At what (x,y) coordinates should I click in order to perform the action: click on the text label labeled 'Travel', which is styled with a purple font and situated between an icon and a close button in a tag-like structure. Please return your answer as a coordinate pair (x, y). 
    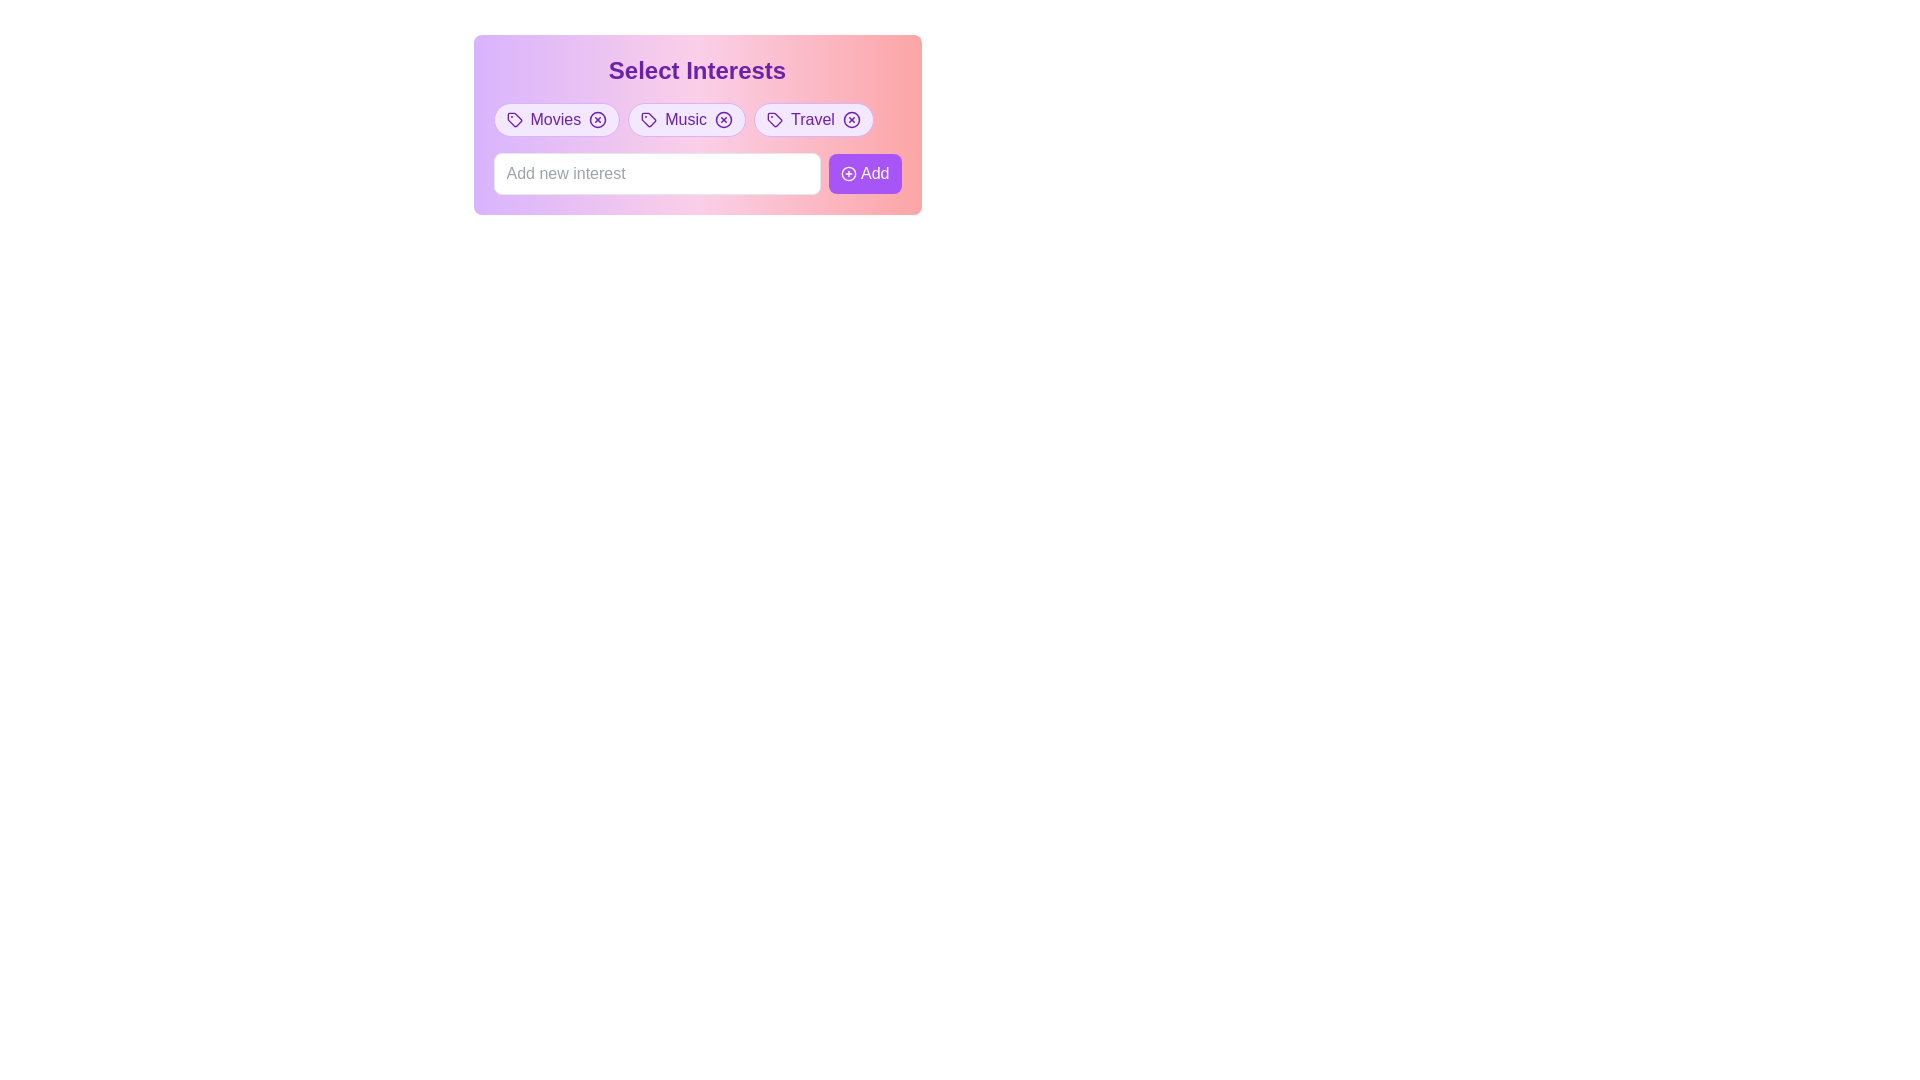
    Looking at the image, I should click on (812, 119).